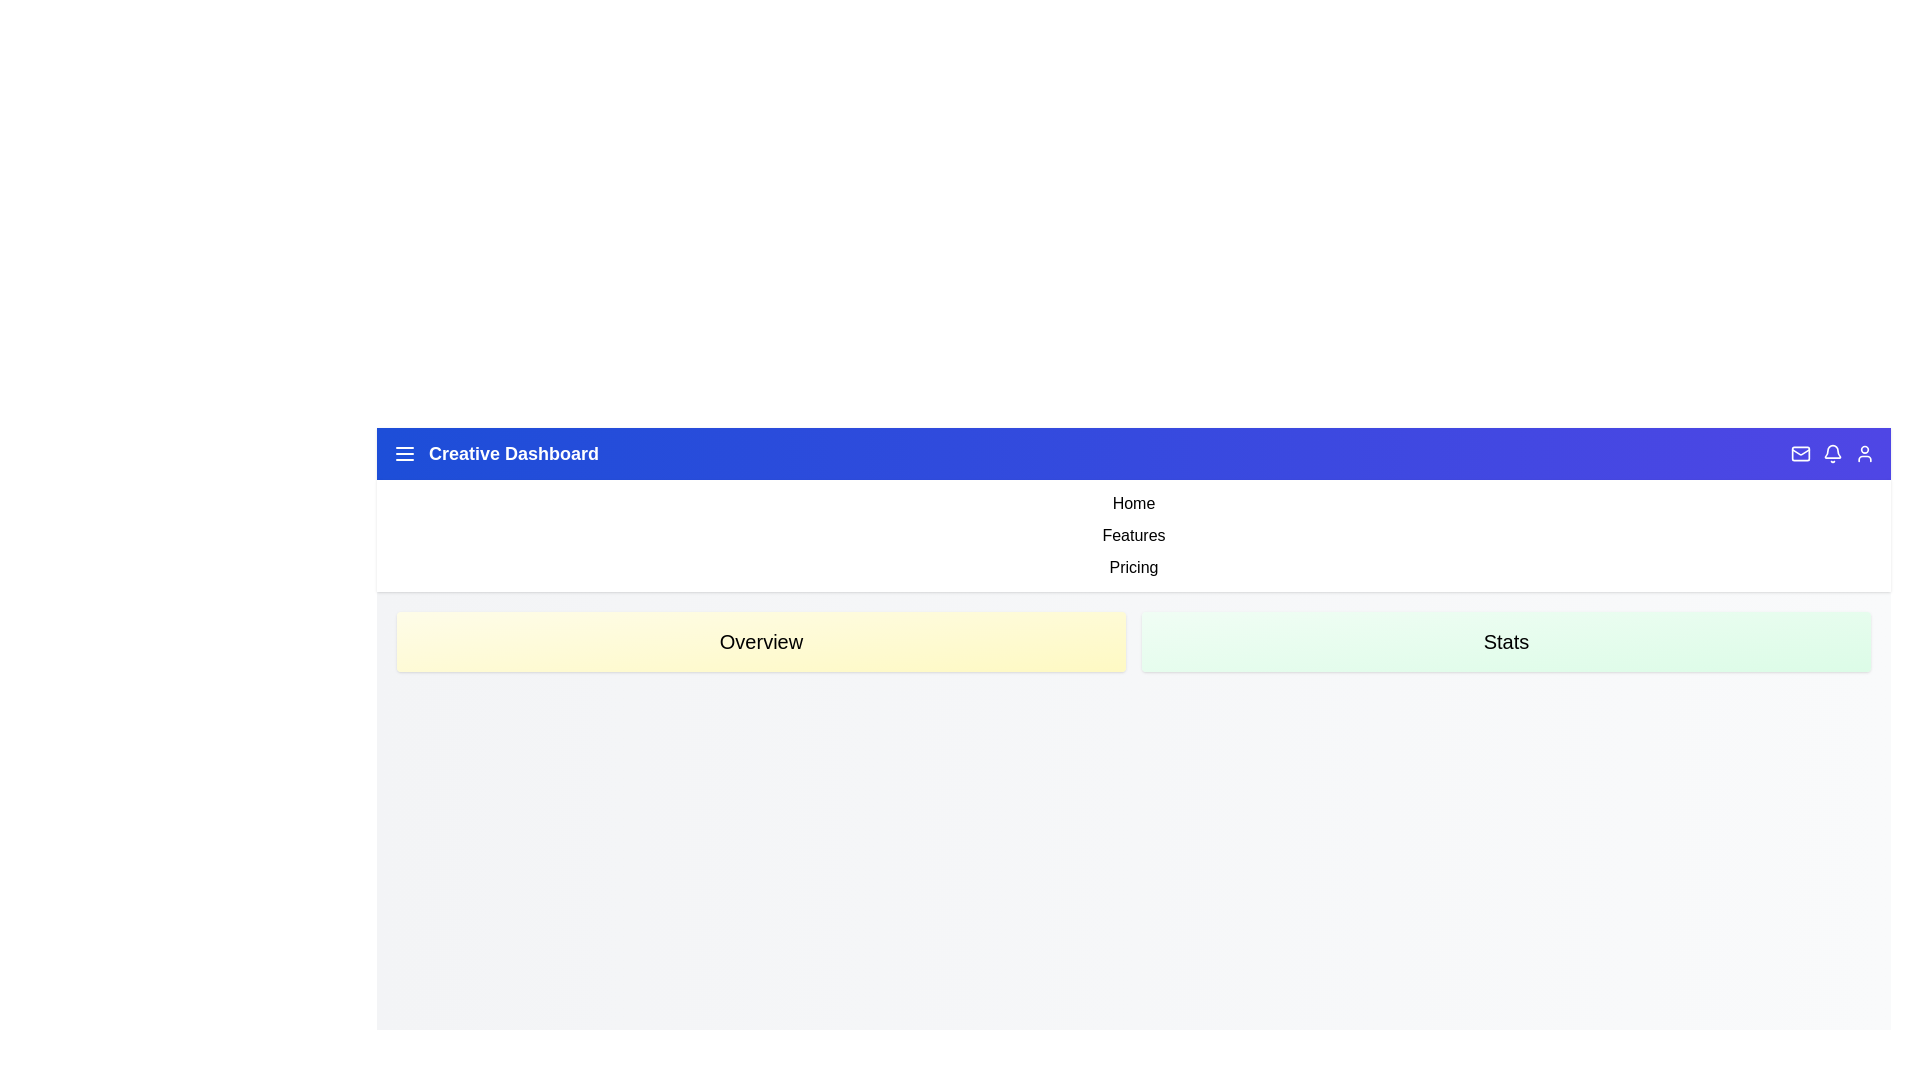 Image resolution: width=1920 pixels, height=1080 pixels. Describe the element at coordinates (403, 454) in the screenshot. I see `the menu icon to toggle the sidebar menu` at that location.